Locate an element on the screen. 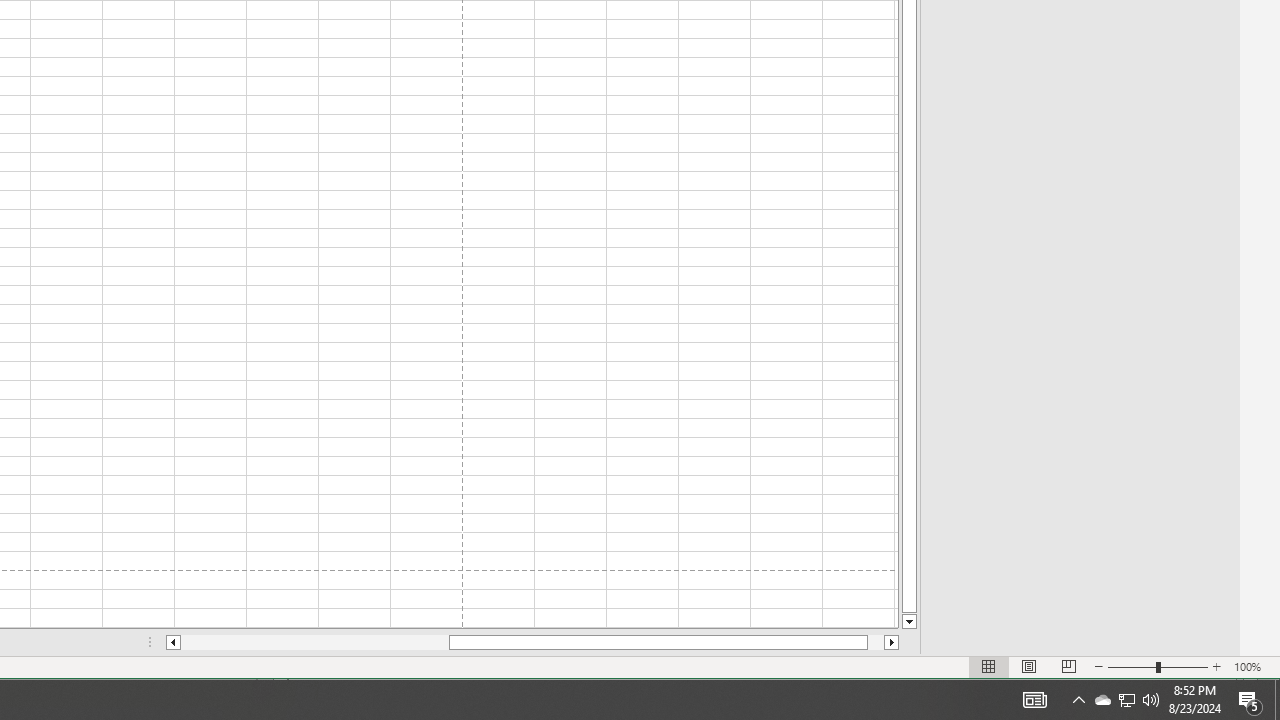 The height and width of the screenshot is (720, 1280). 'Show desktop' is located at coordinates (1250, 698).